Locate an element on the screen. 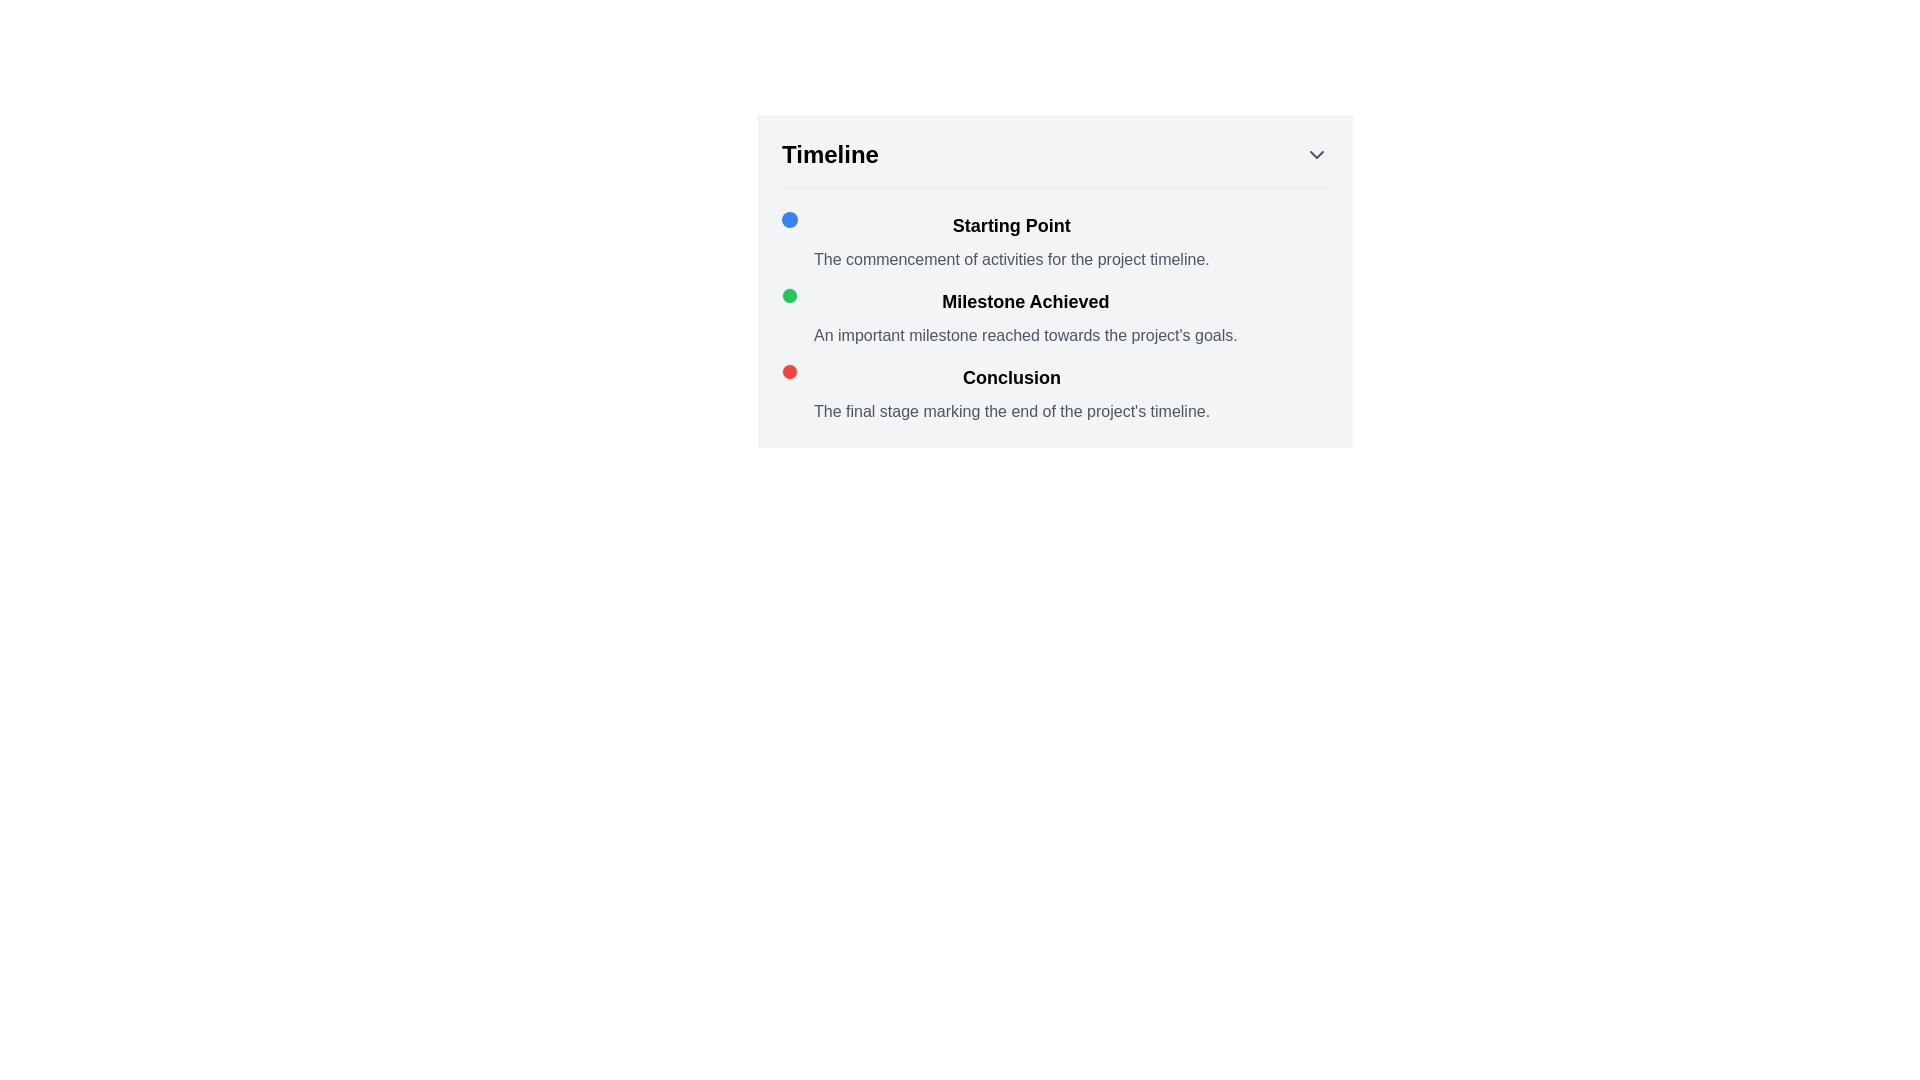 This screenshot has height=1080, width=1920. information displayed in the text block titled 'Starting Point' which contains a bold headline and a description aligned to the left is located at coordinates (1054, 241).